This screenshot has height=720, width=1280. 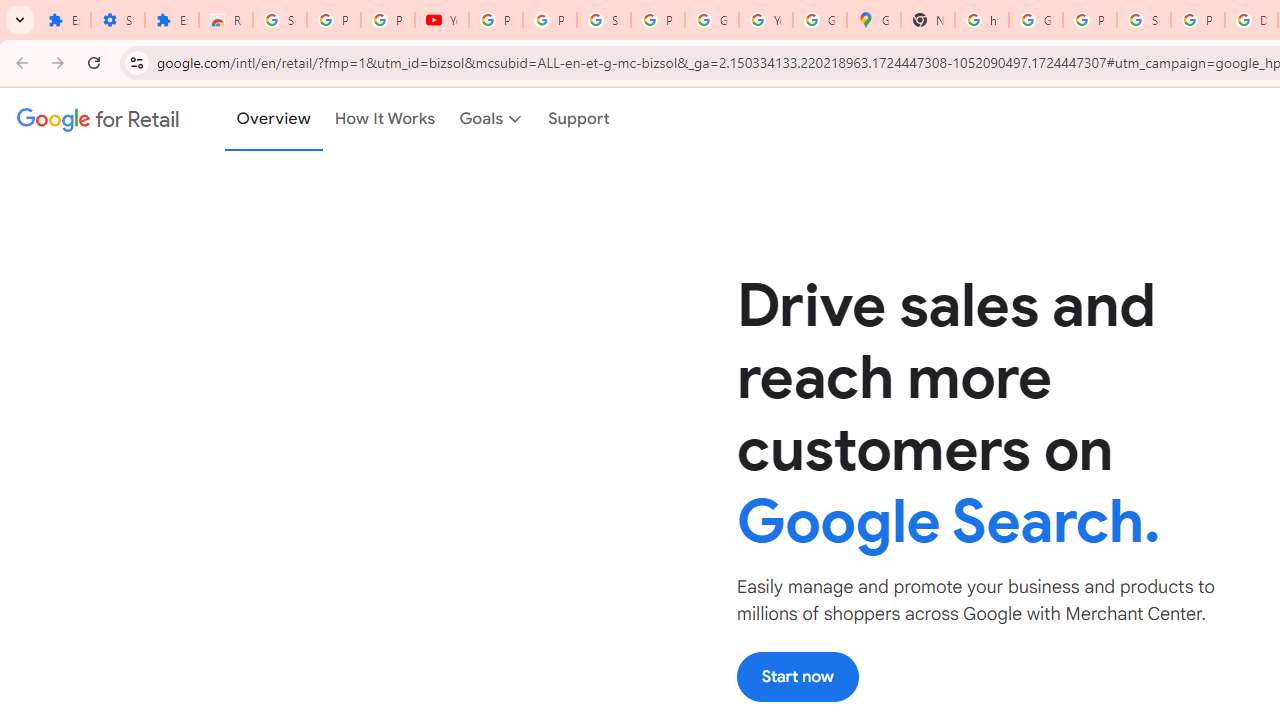 I want to click on 'Reviews: Helix Fruit Jump Arcade Game', so click(x=225, y=20).